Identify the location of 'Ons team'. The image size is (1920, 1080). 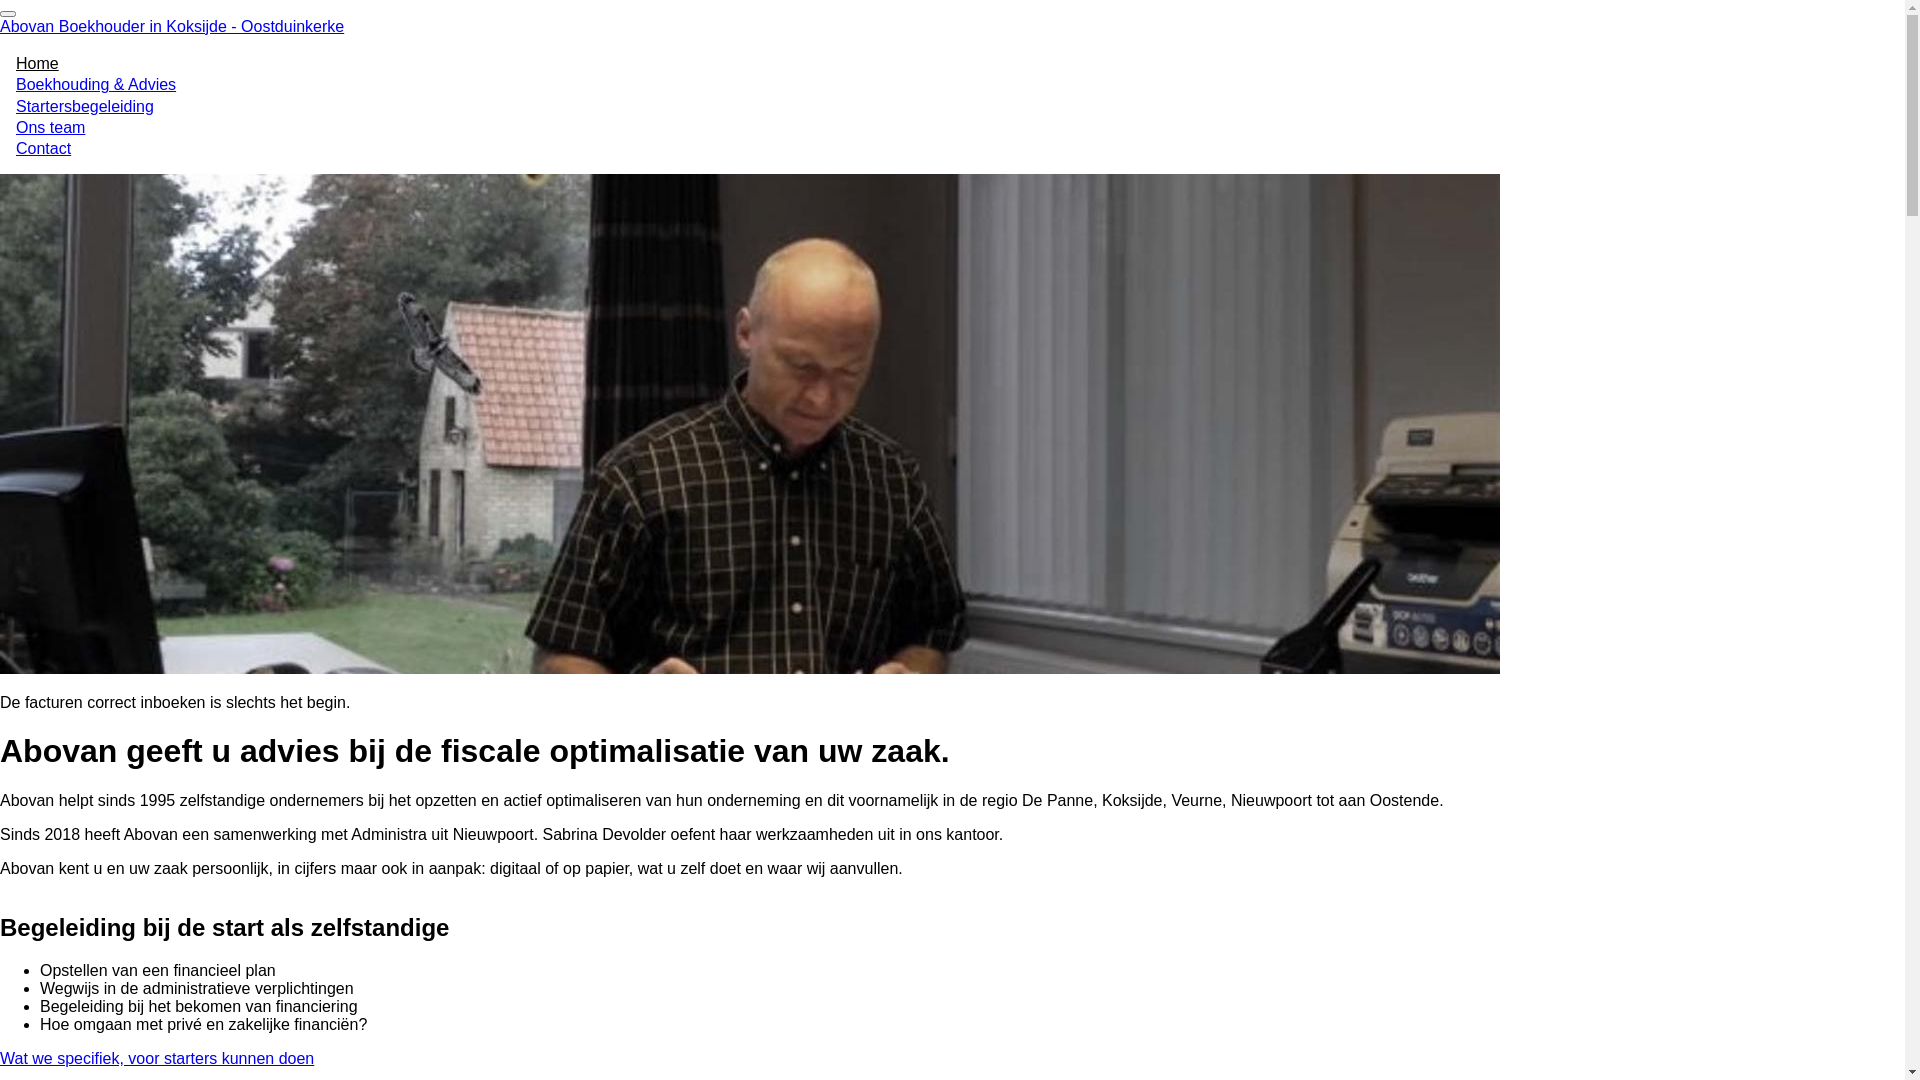
(15, 127).